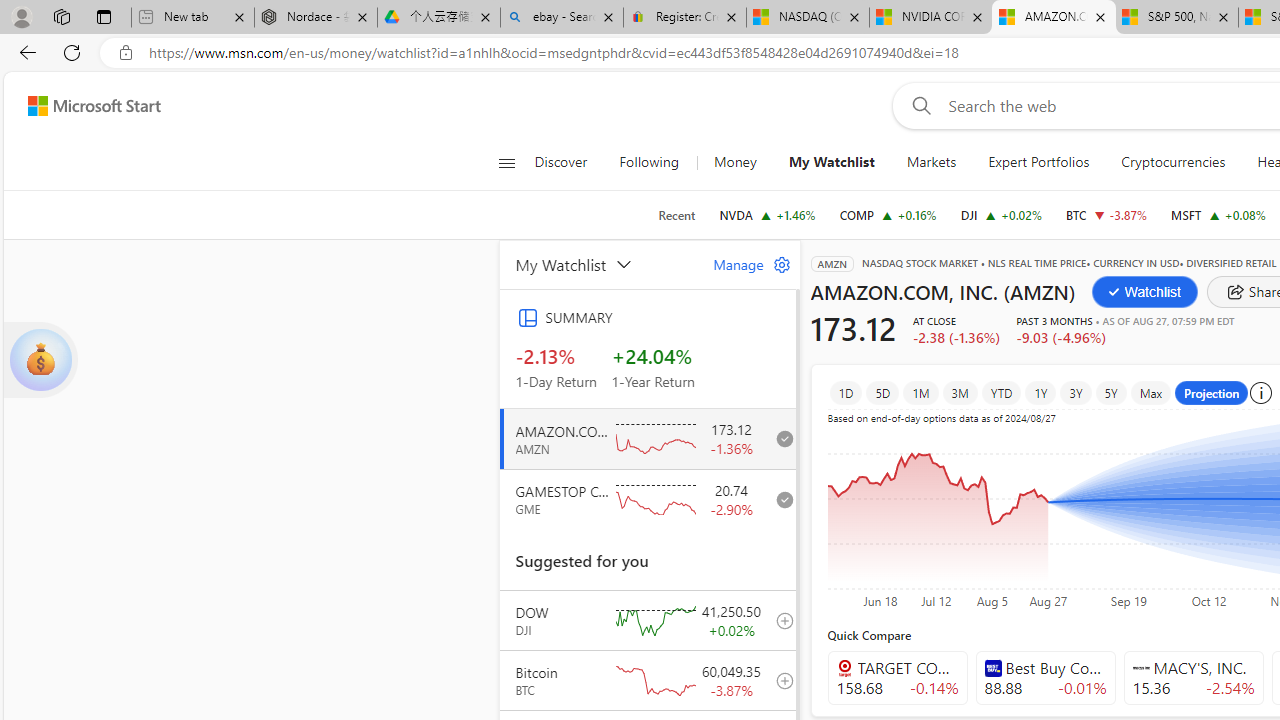 This screenshot has height=720, width=1280. Describe the element at coordinates (677, 215) in the screenshot. I see `'Recent'` at that location.